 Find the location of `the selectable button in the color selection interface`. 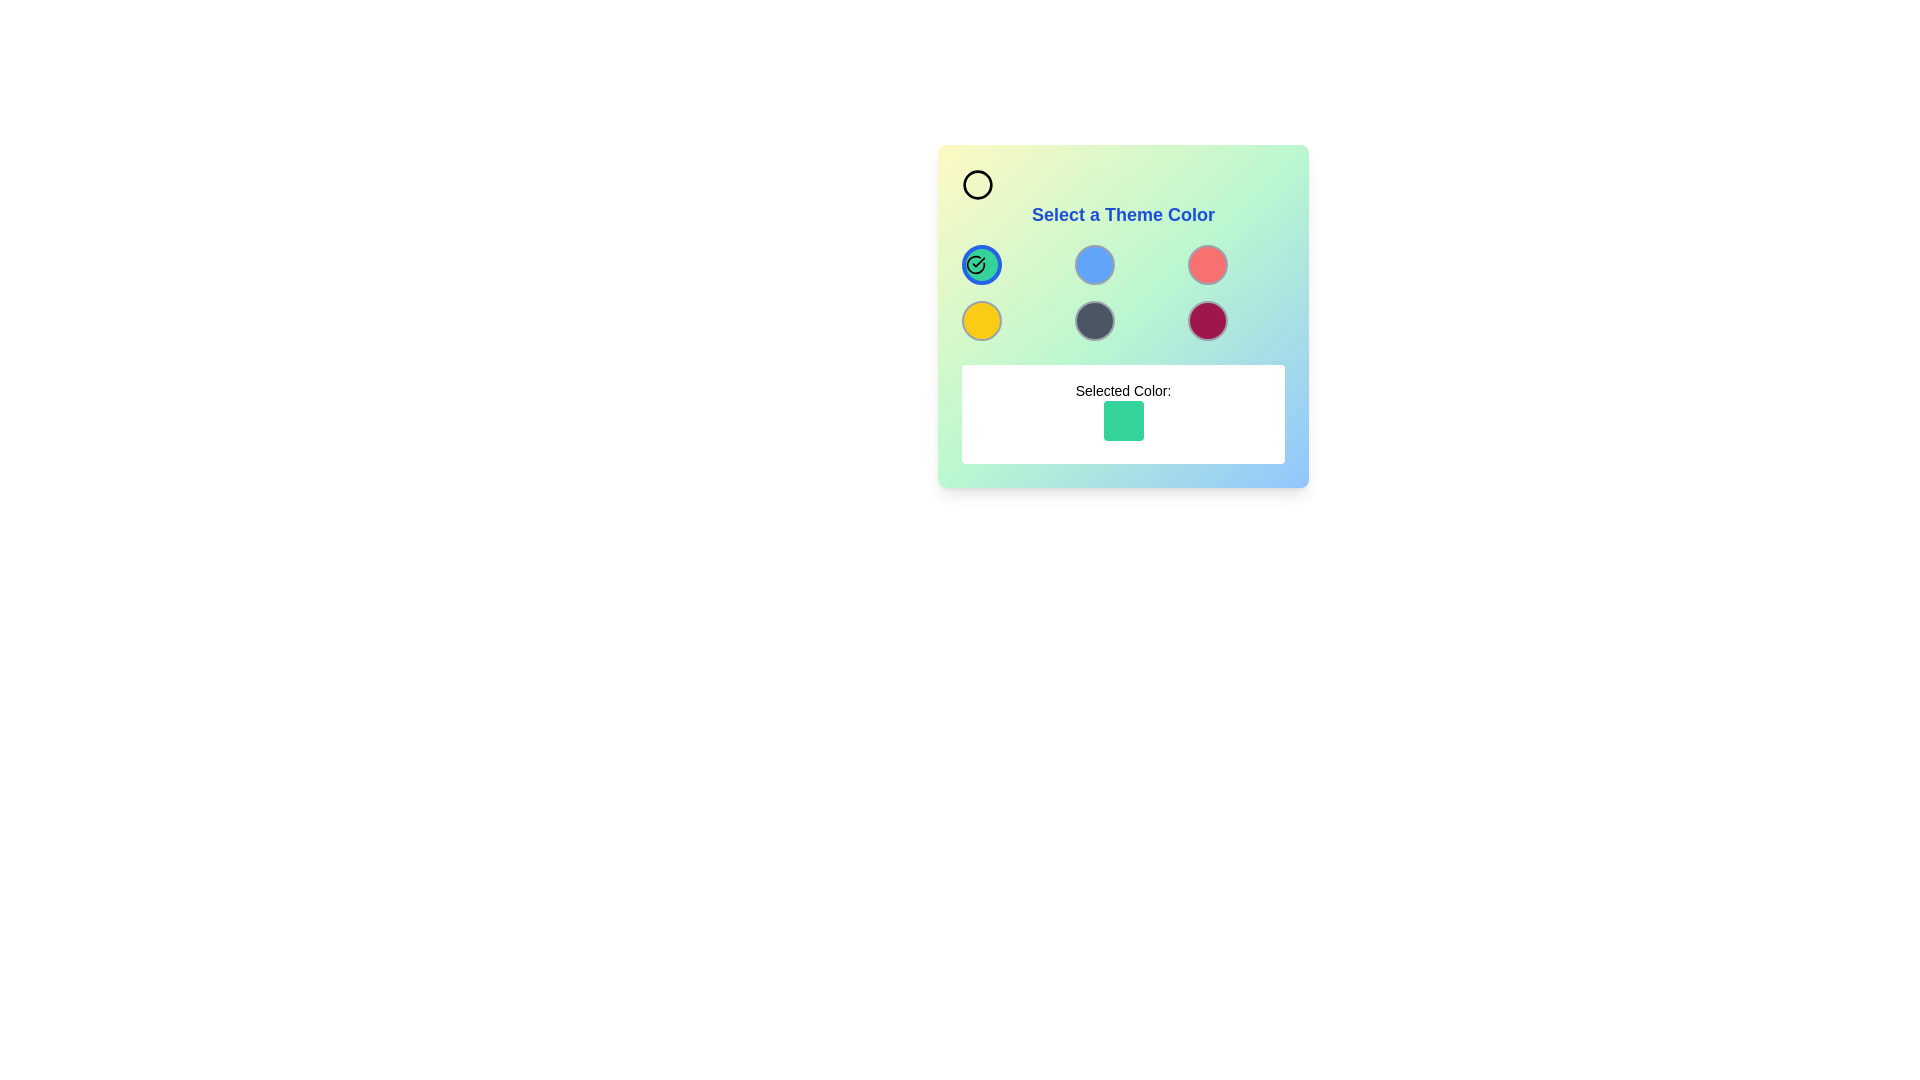

the selectable button in the color selection interface is located at coordinates (982, 264).